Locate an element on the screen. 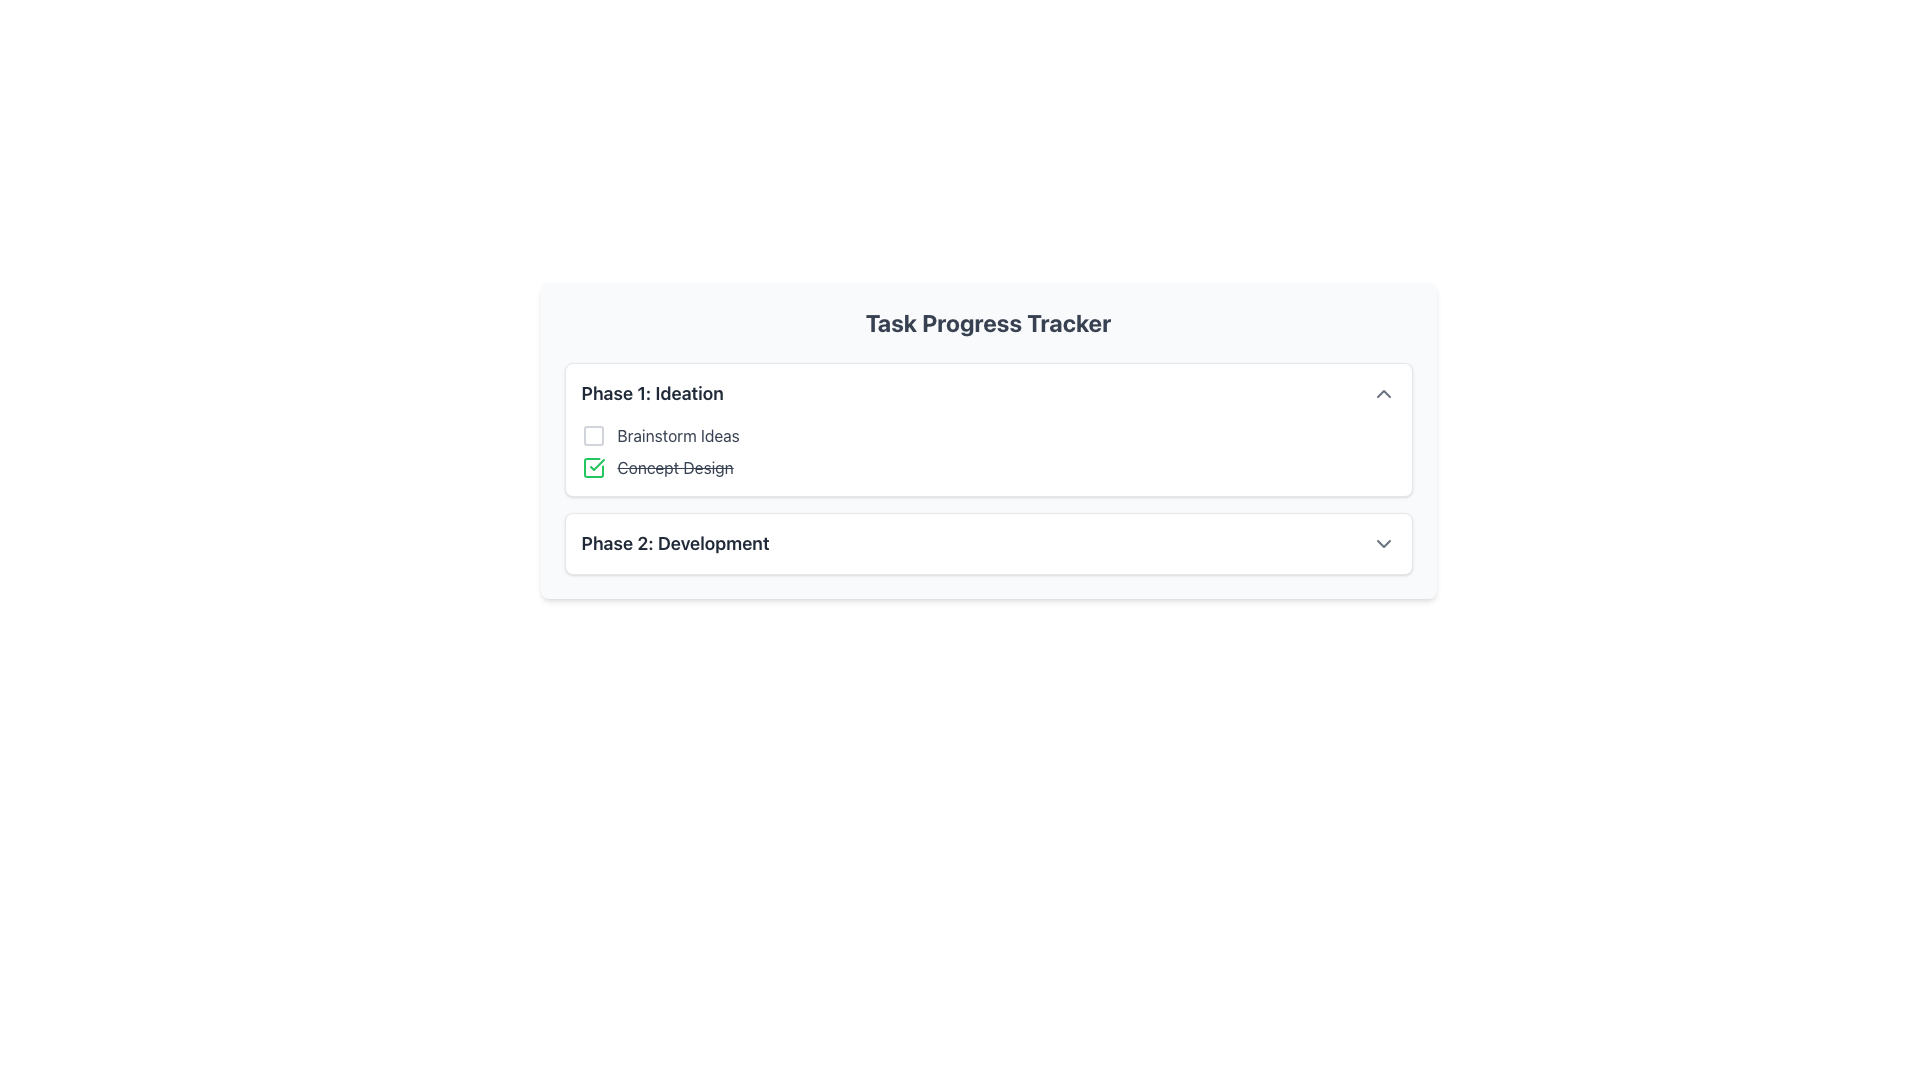 This screenshot has height=1080, width=1920. the completion status icon for the 'Concept Design' task located at the top-left corner of its row in the task list under 'Phase 1: Ideation' is located at coordinates (592, 467).